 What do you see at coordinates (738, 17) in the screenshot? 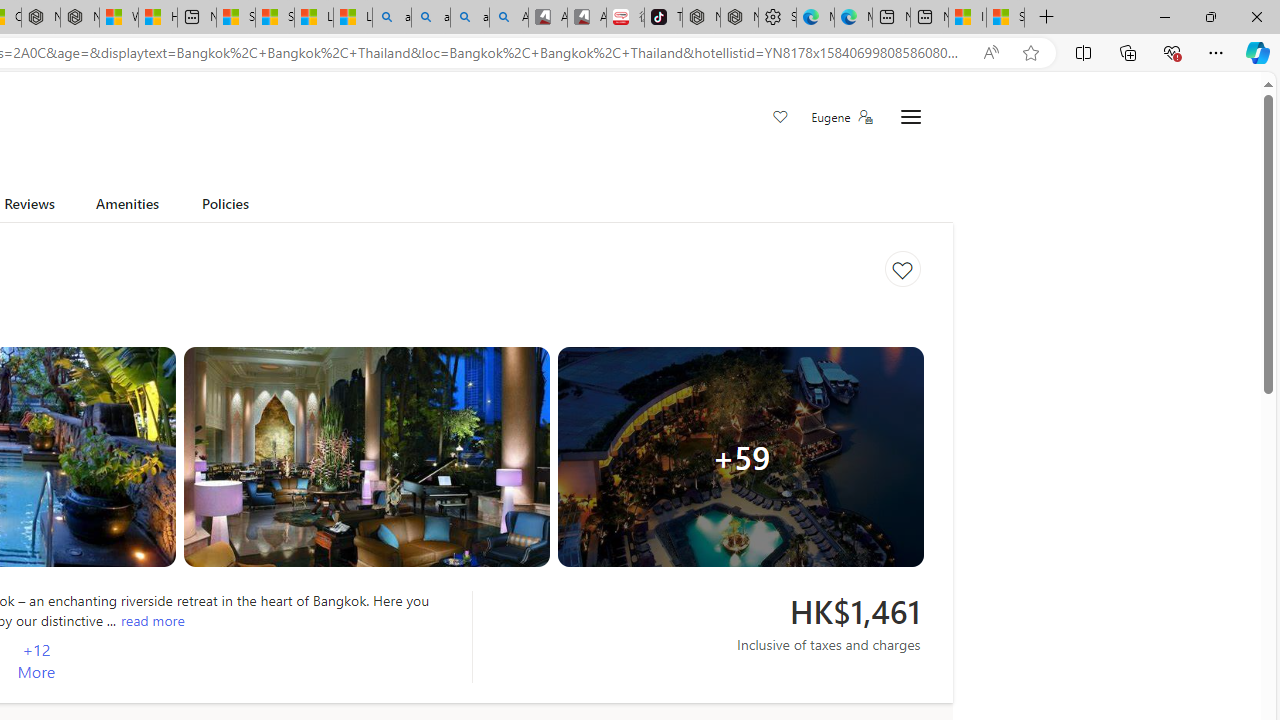
I see `'Nordace Siena Pro 15 Backpack'` at bounding box center [738, 17].